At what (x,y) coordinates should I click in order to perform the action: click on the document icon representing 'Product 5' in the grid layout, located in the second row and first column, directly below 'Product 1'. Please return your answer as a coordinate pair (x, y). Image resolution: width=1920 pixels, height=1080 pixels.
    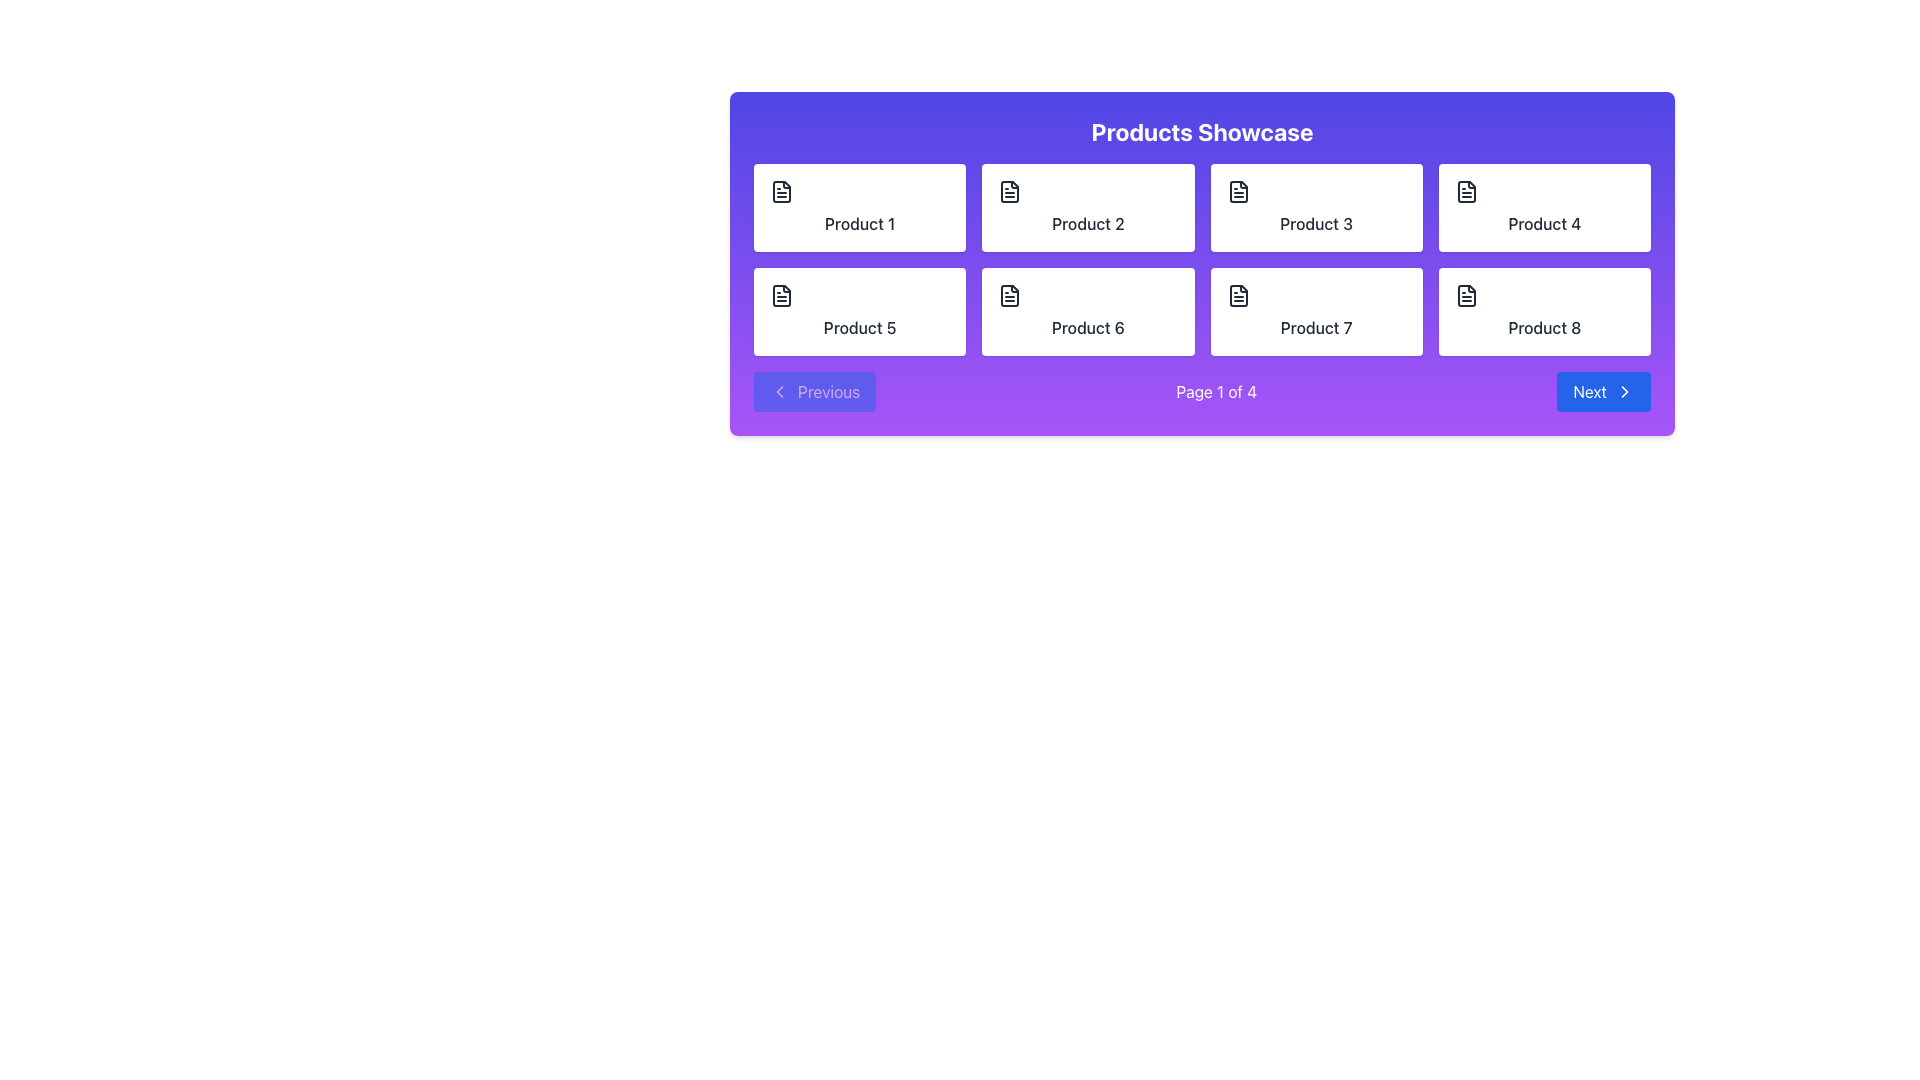
    Looking at the image, I should click on (781, 296).